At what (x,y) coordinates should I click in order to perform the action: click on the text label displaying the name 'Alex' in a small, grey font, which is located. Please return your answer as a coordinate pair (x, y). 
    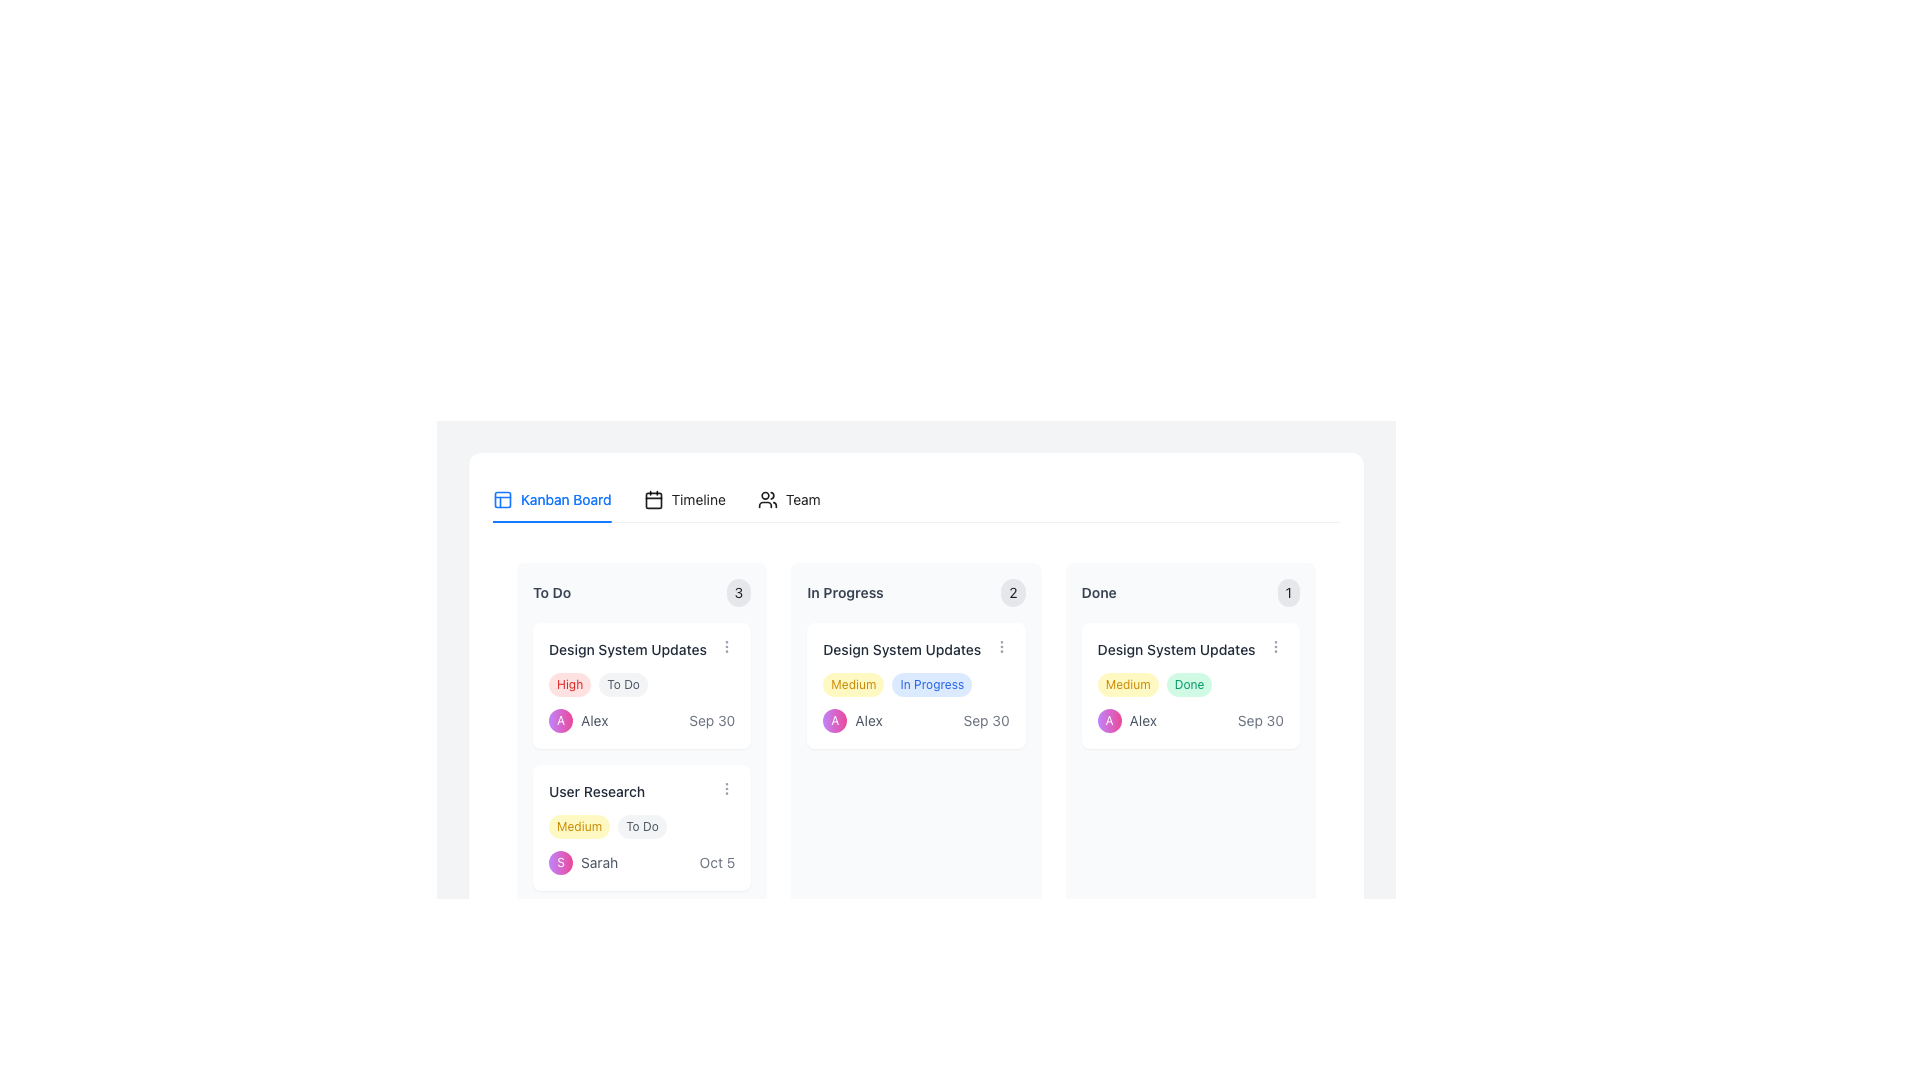
    Looking at the image, I should click on (868, 721).